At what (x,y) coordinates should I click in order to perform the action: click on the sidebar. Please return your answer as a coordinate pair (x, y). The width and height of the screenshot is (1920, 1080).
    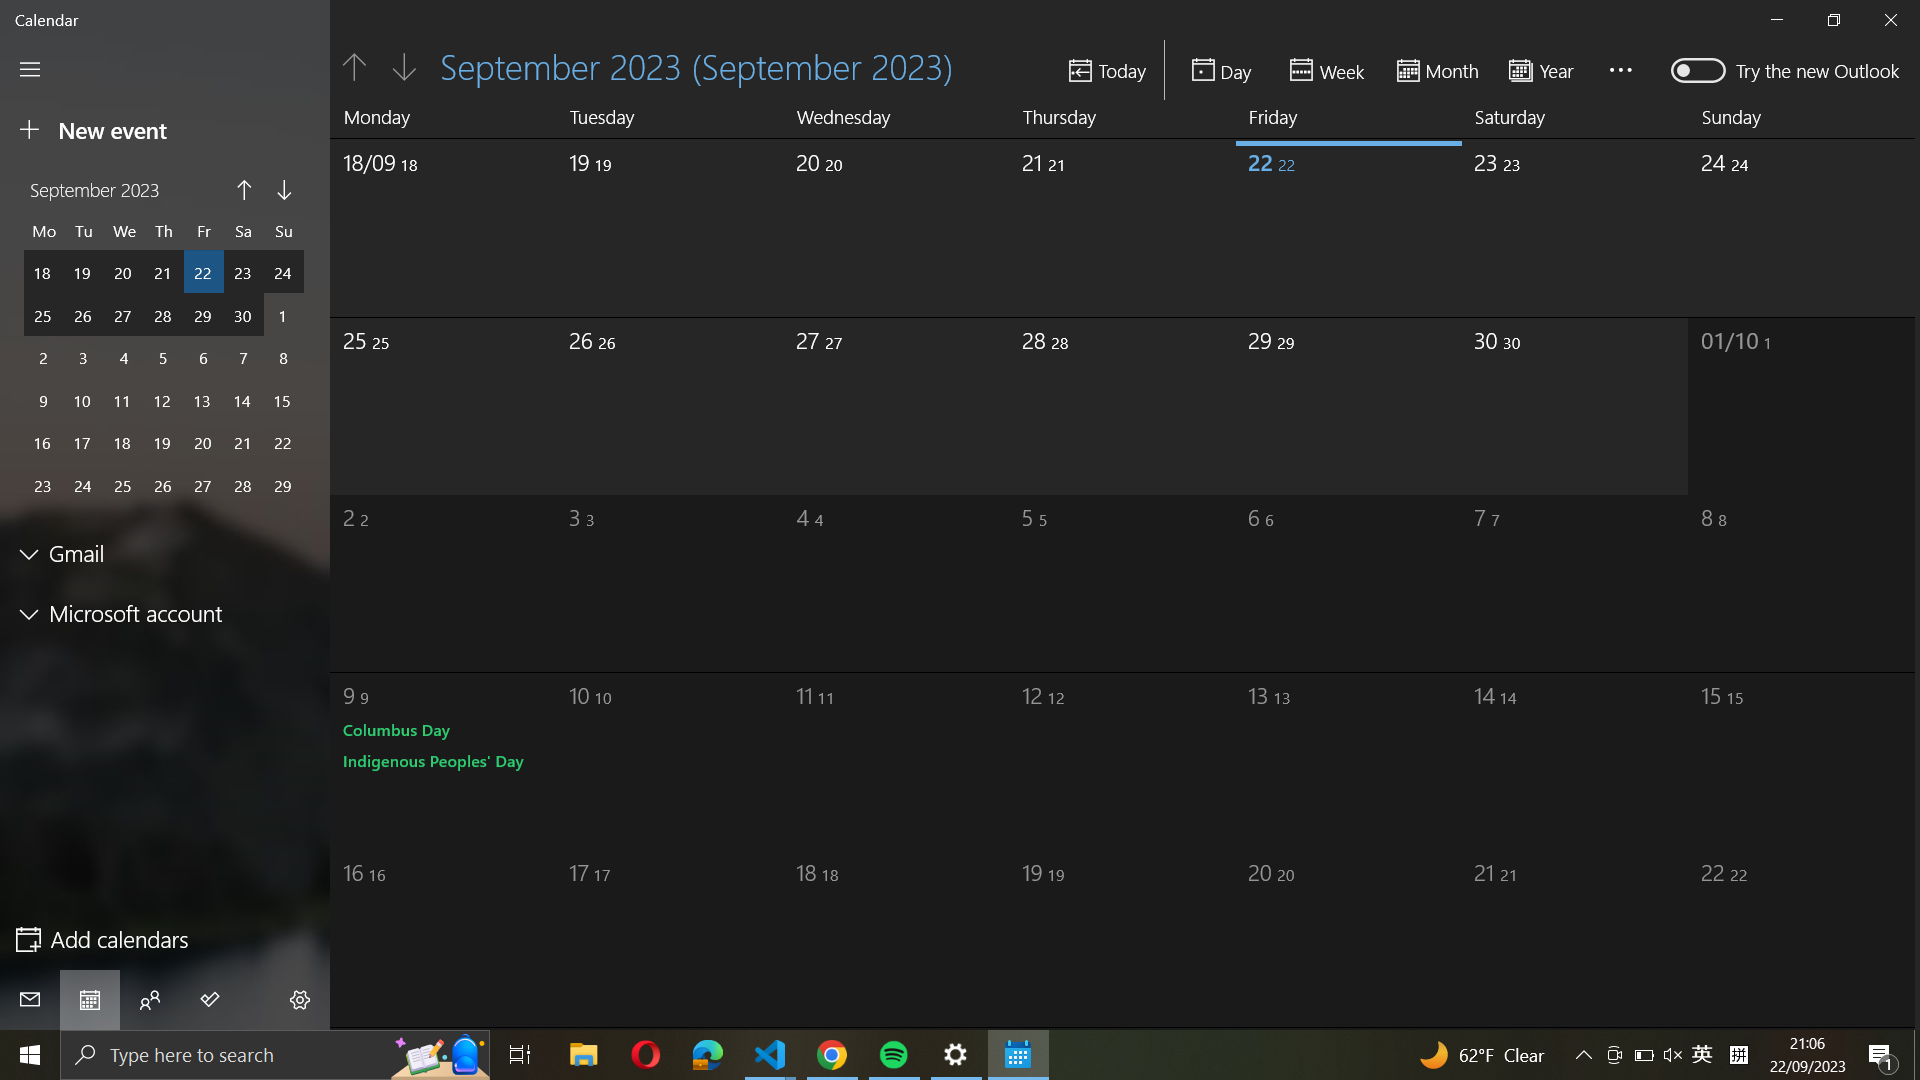
    Looking at the image, I should click on (30, 68).